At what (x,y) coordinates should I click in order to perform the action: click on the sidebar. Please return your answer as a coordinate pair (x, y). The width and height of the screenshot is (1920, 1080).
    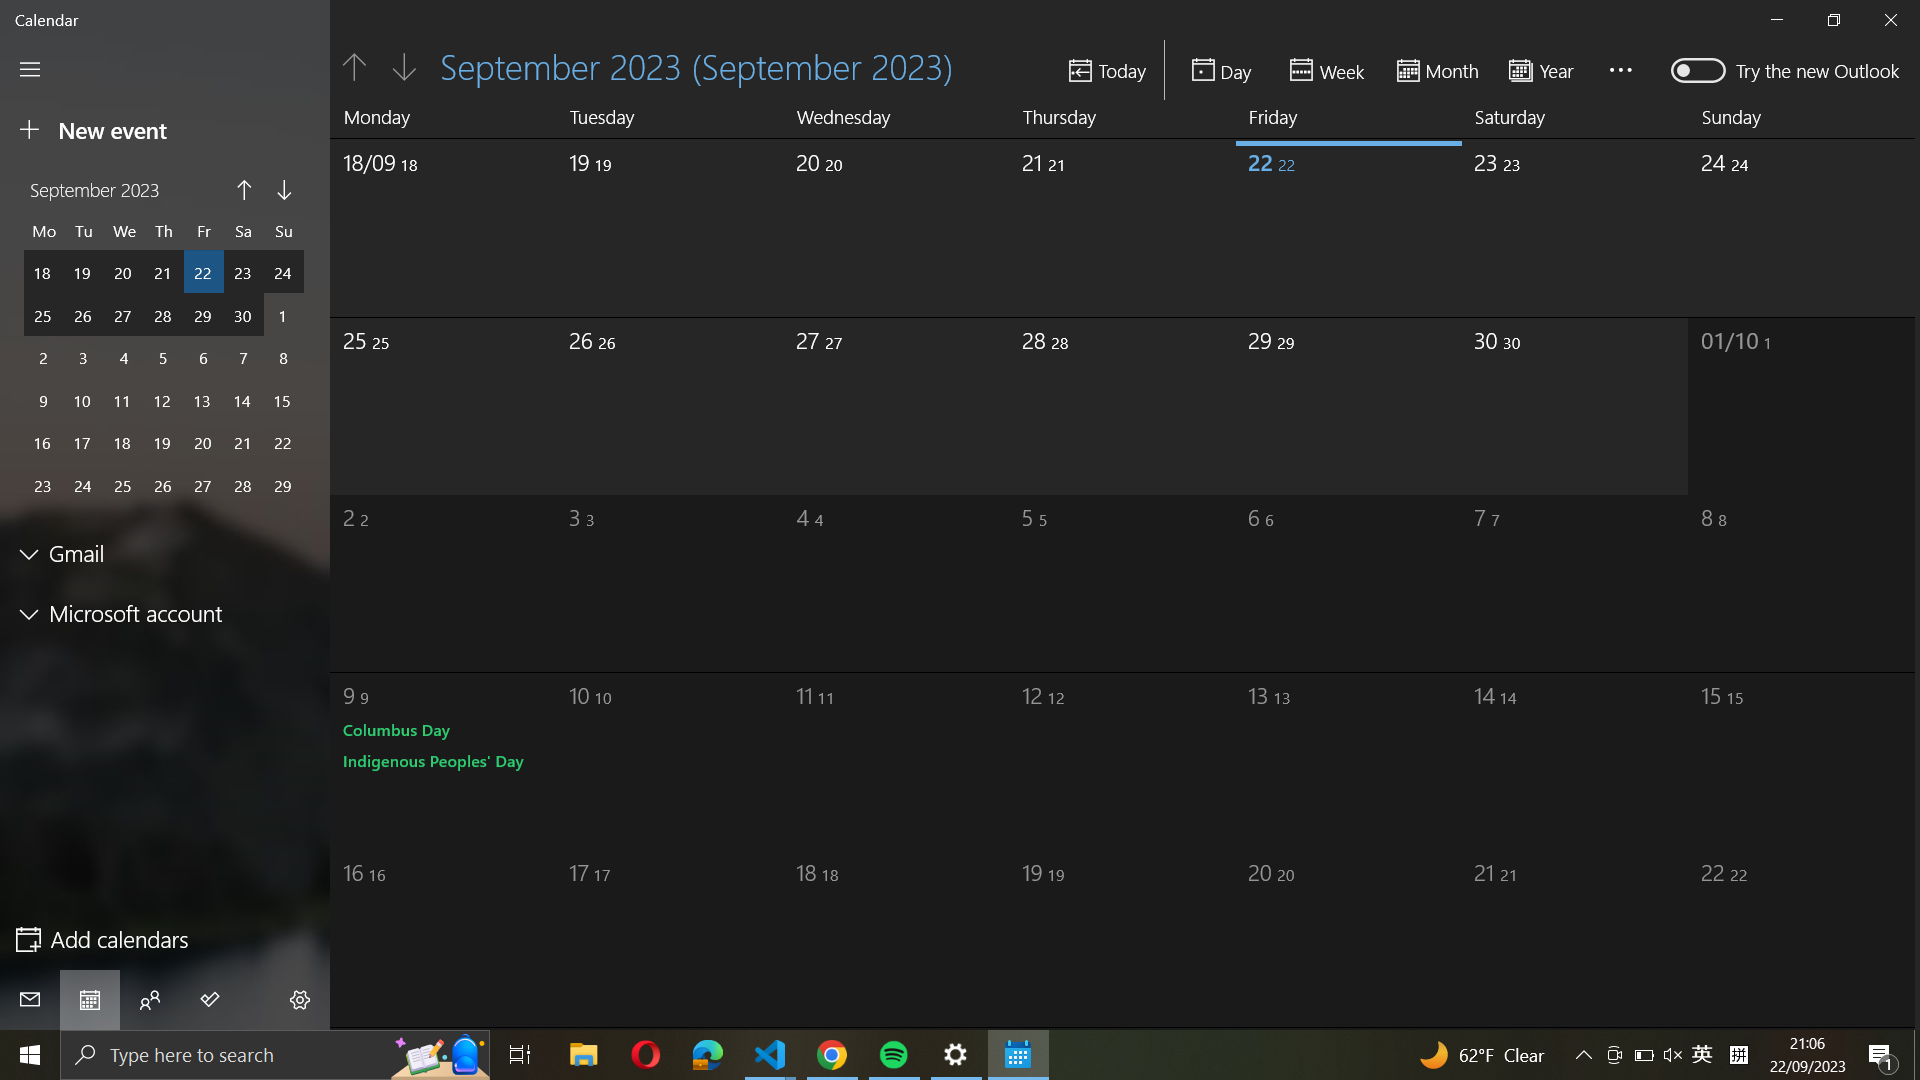
    Looking at the image, I should click on (30, 68).